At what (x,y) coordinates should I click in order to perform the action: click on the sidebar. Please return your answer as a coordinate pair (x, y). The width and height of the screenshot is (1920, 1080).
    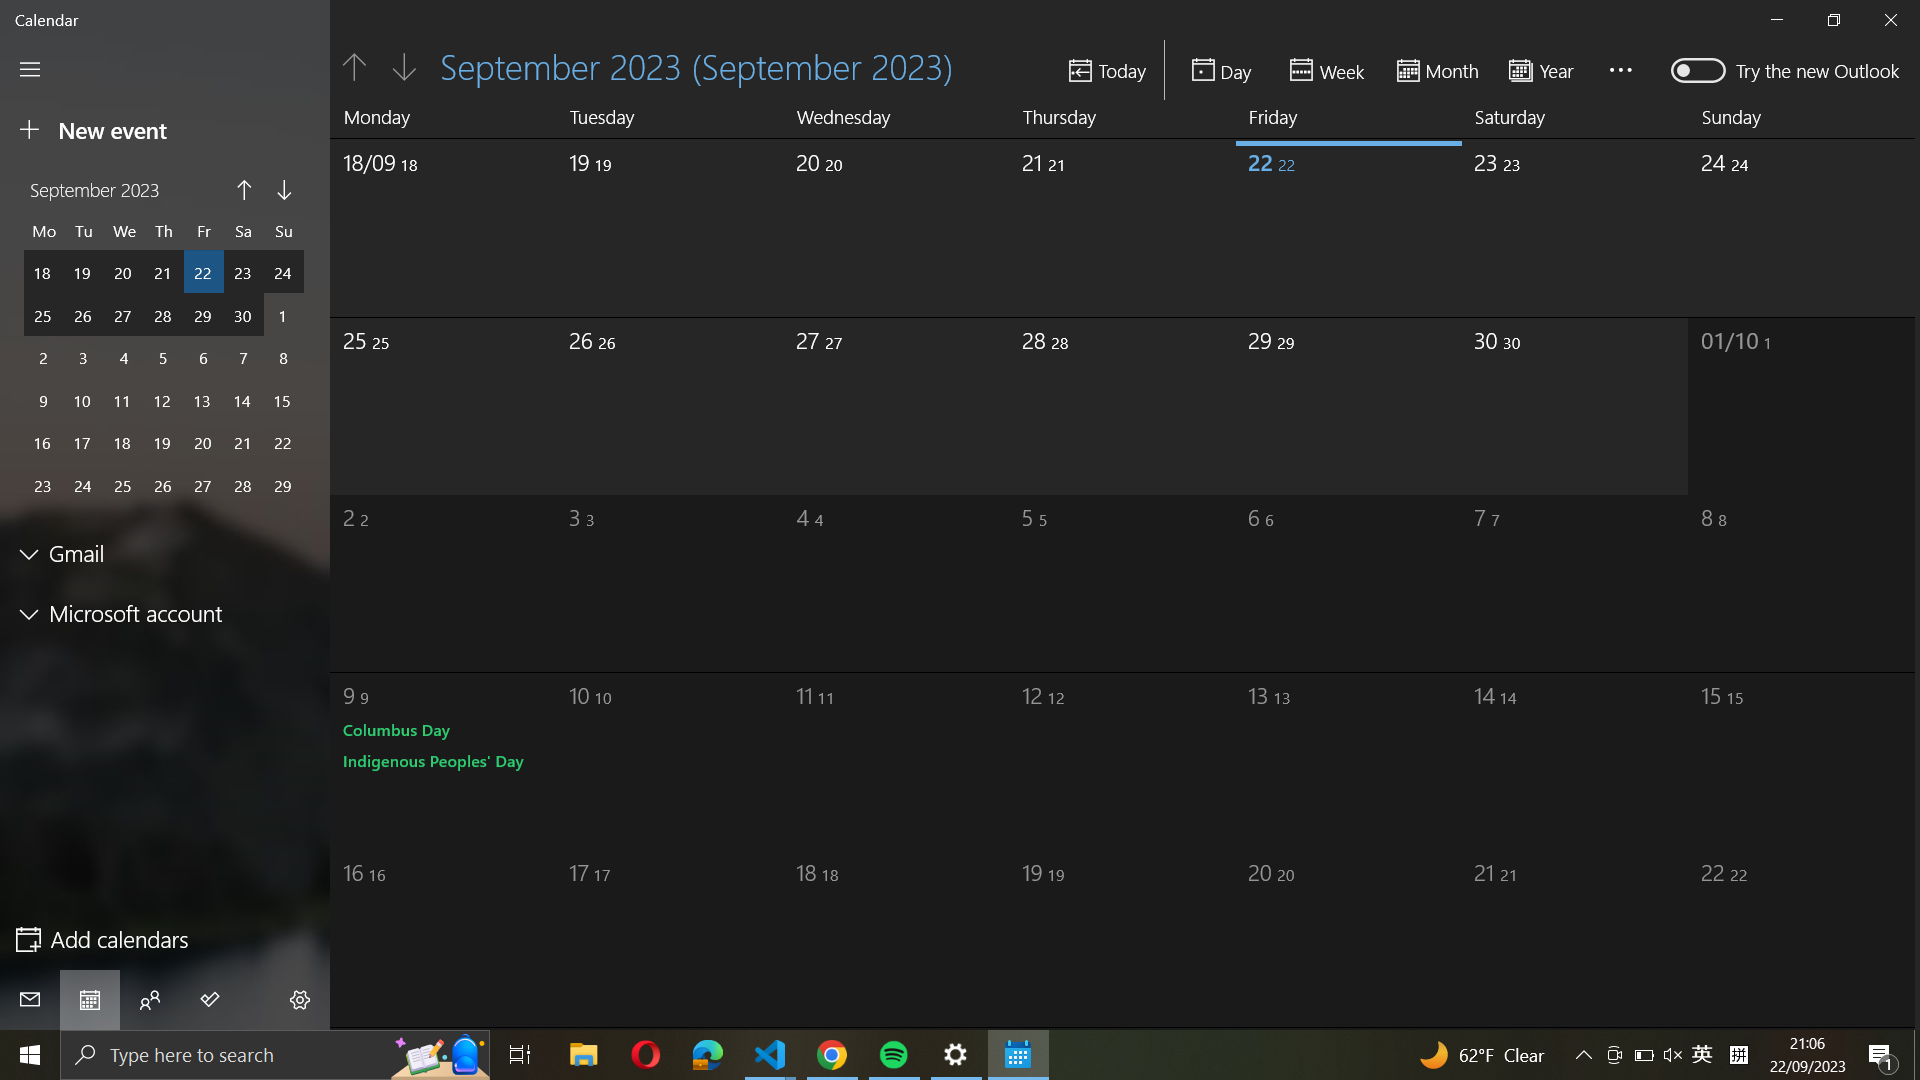
    Looking at the image, I should click on (30, 68).